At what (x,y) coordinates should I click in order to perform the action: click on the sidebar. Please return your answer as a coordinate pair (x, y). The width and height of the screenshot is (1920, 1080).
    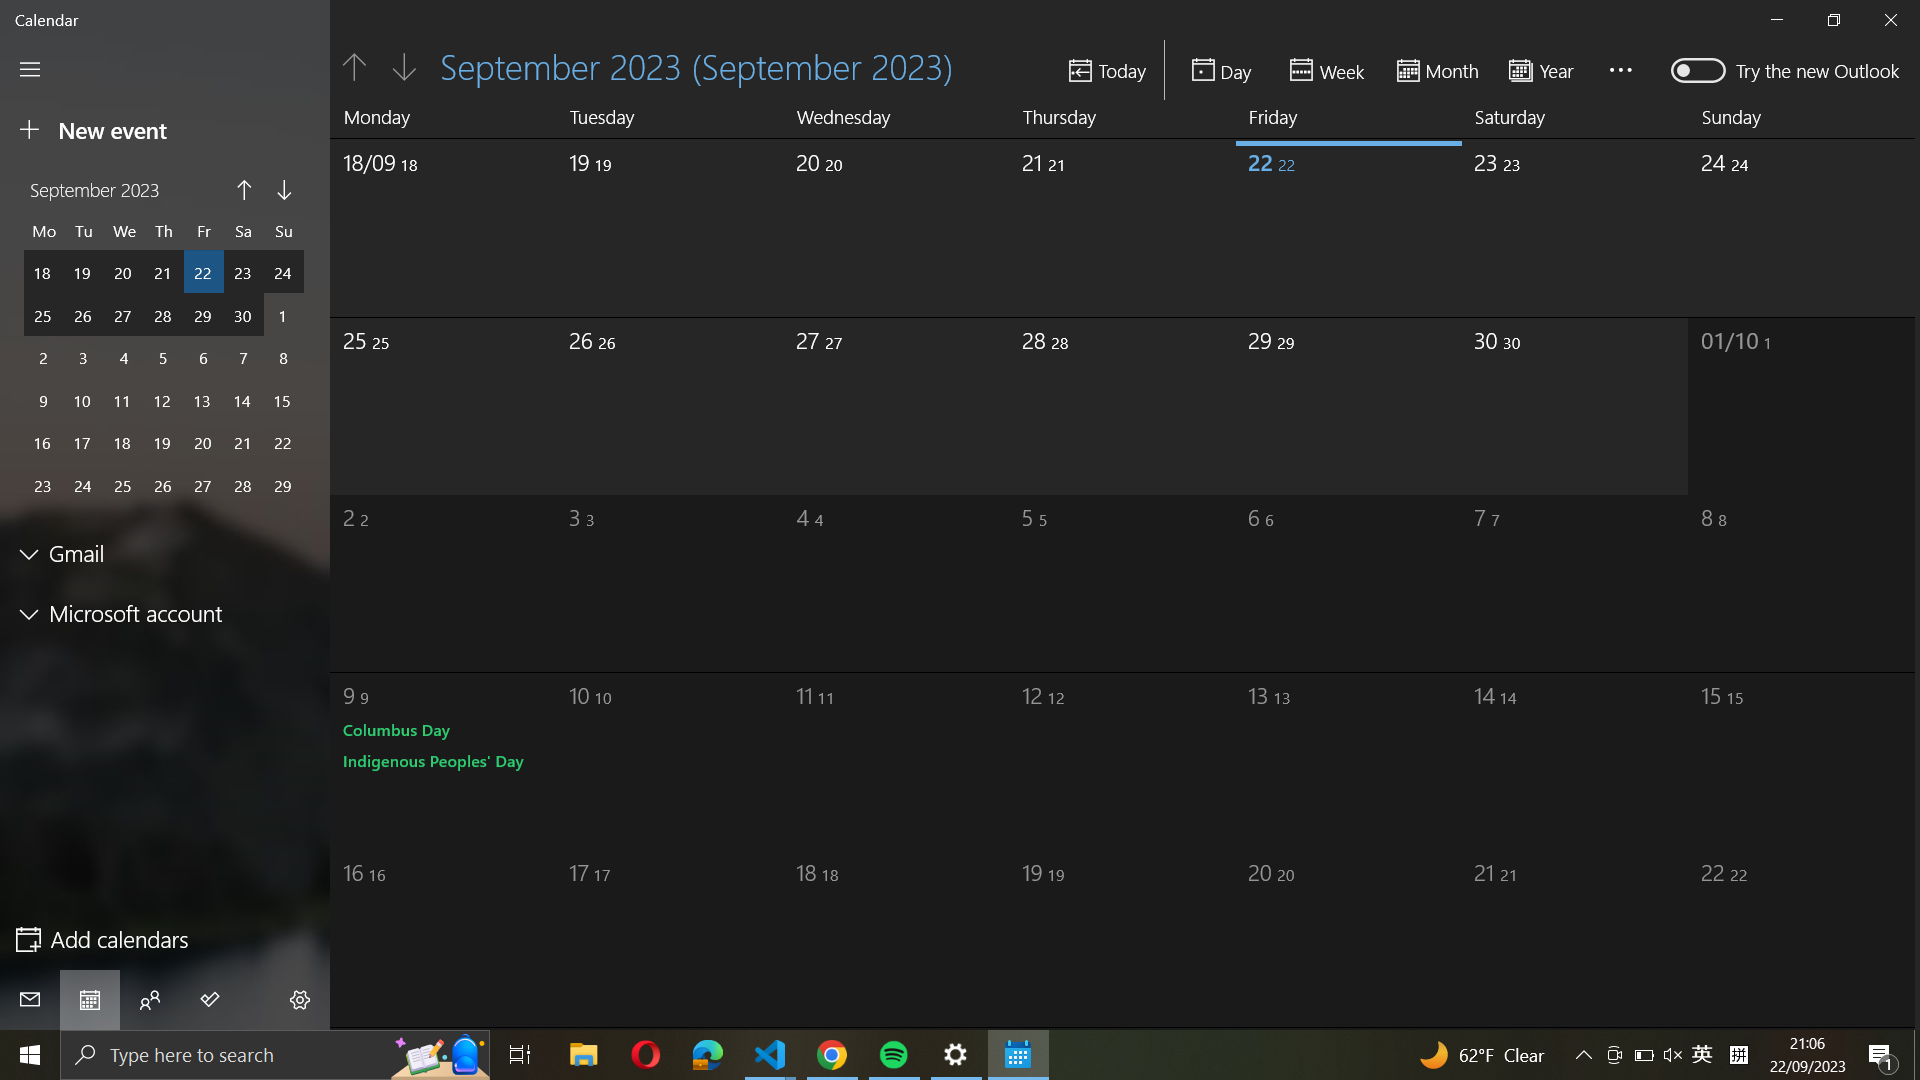
    Looking at the image, I should click on (30, 68).